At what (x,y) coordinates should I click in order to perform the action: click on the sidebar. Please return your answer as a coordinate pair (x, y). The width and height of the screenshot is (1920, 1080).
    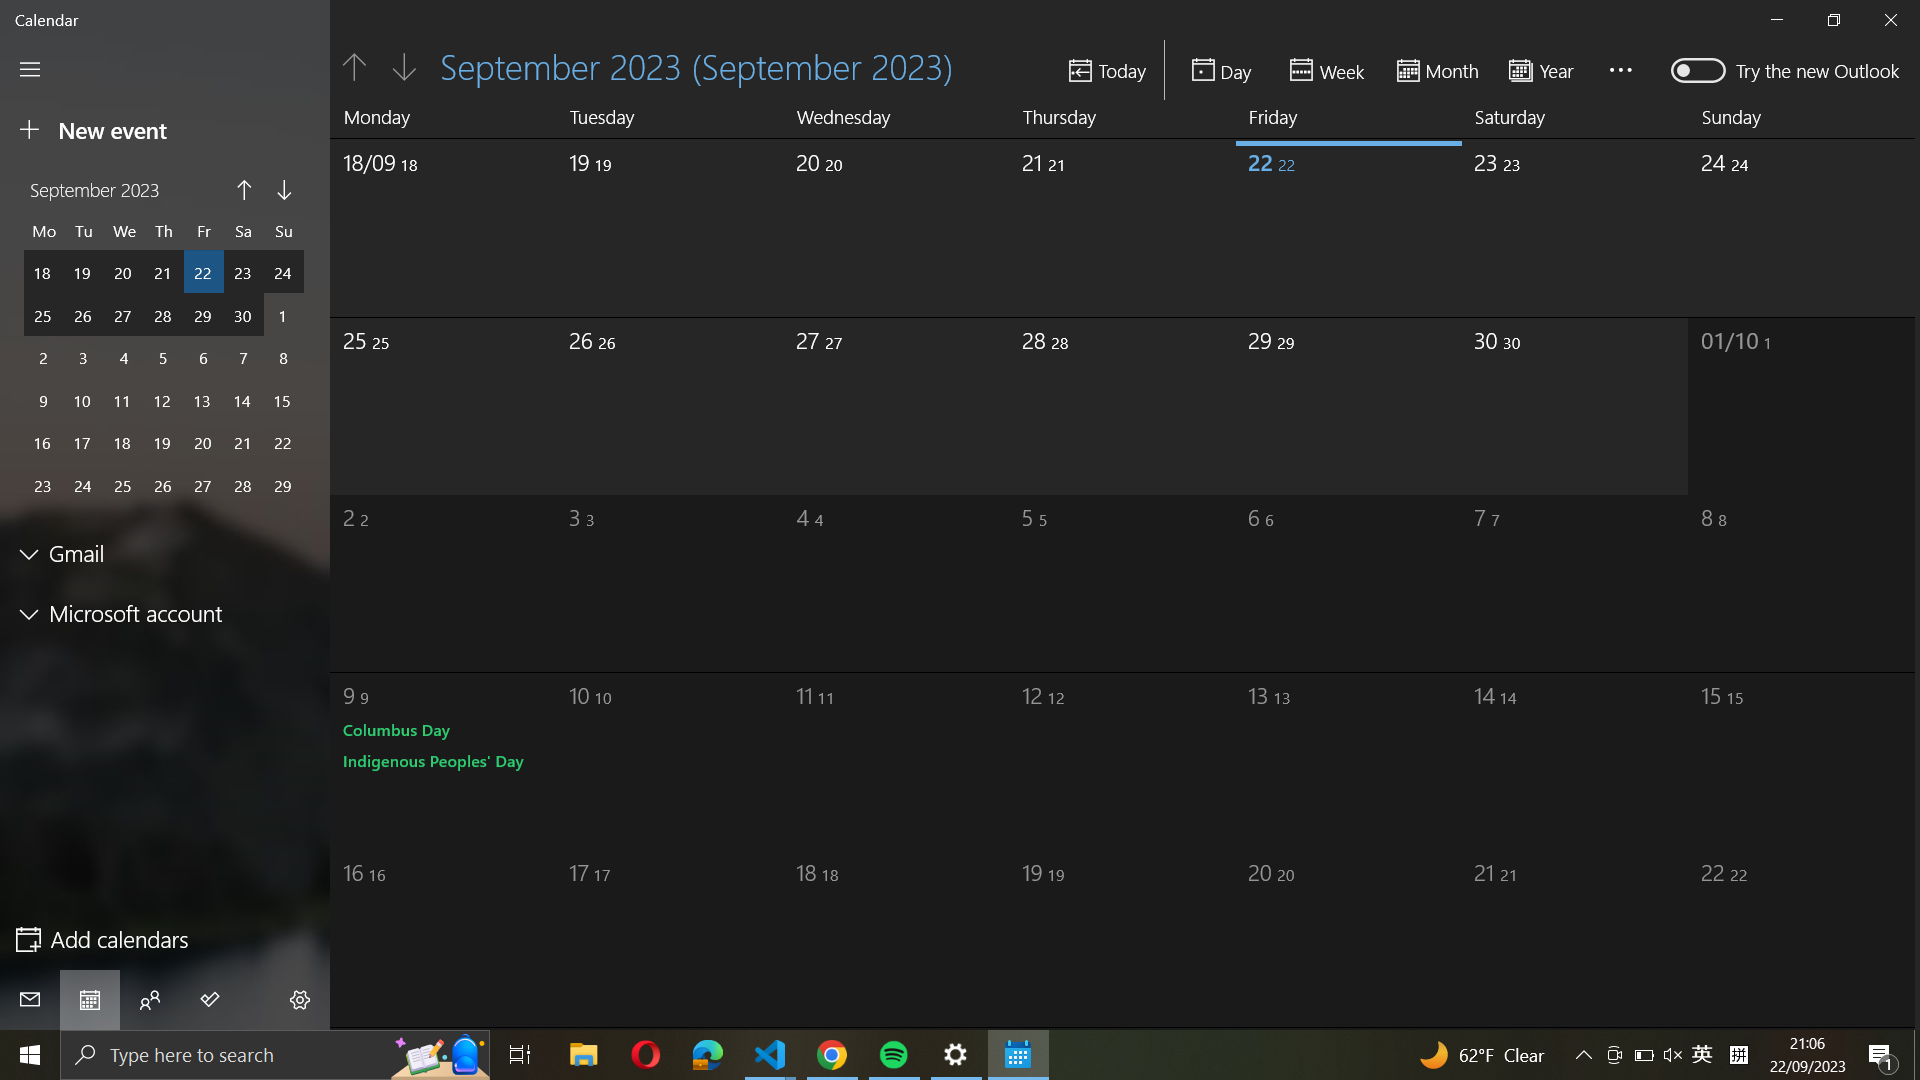
    Looking at the image, I should click on (30, 68).